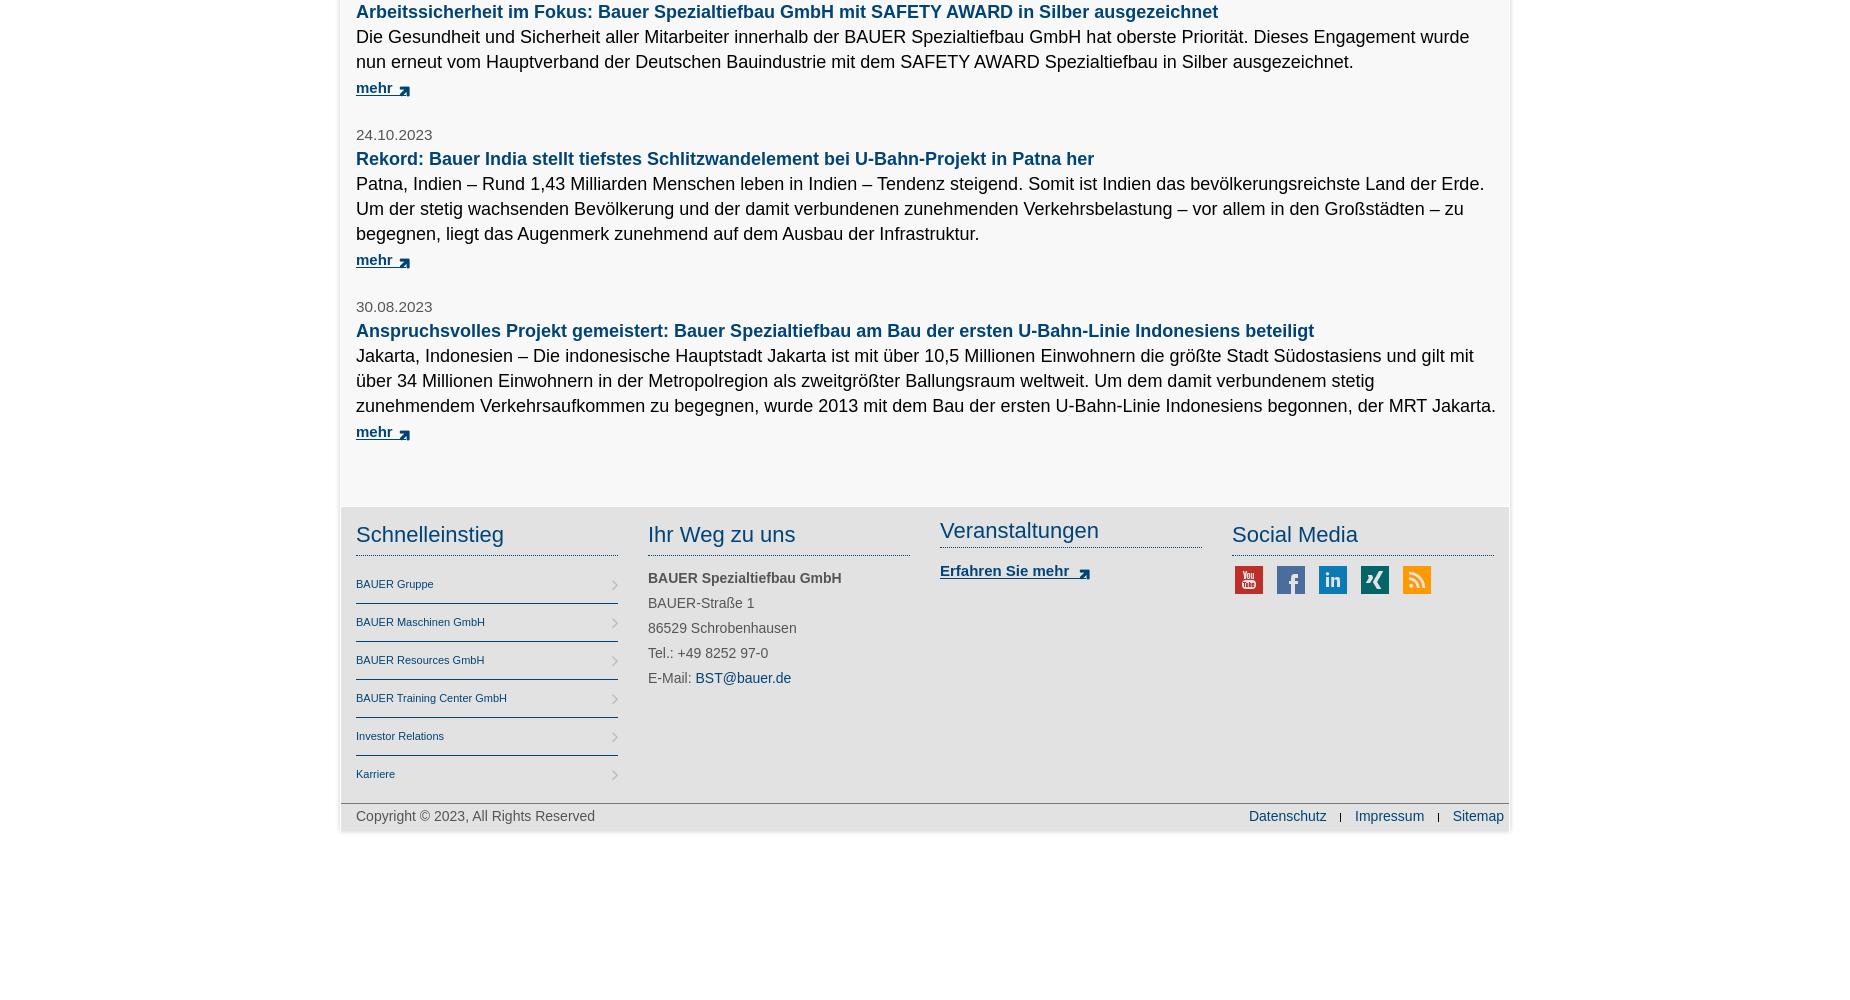  I want to click on 'Investor Relations', so click(398, 735).